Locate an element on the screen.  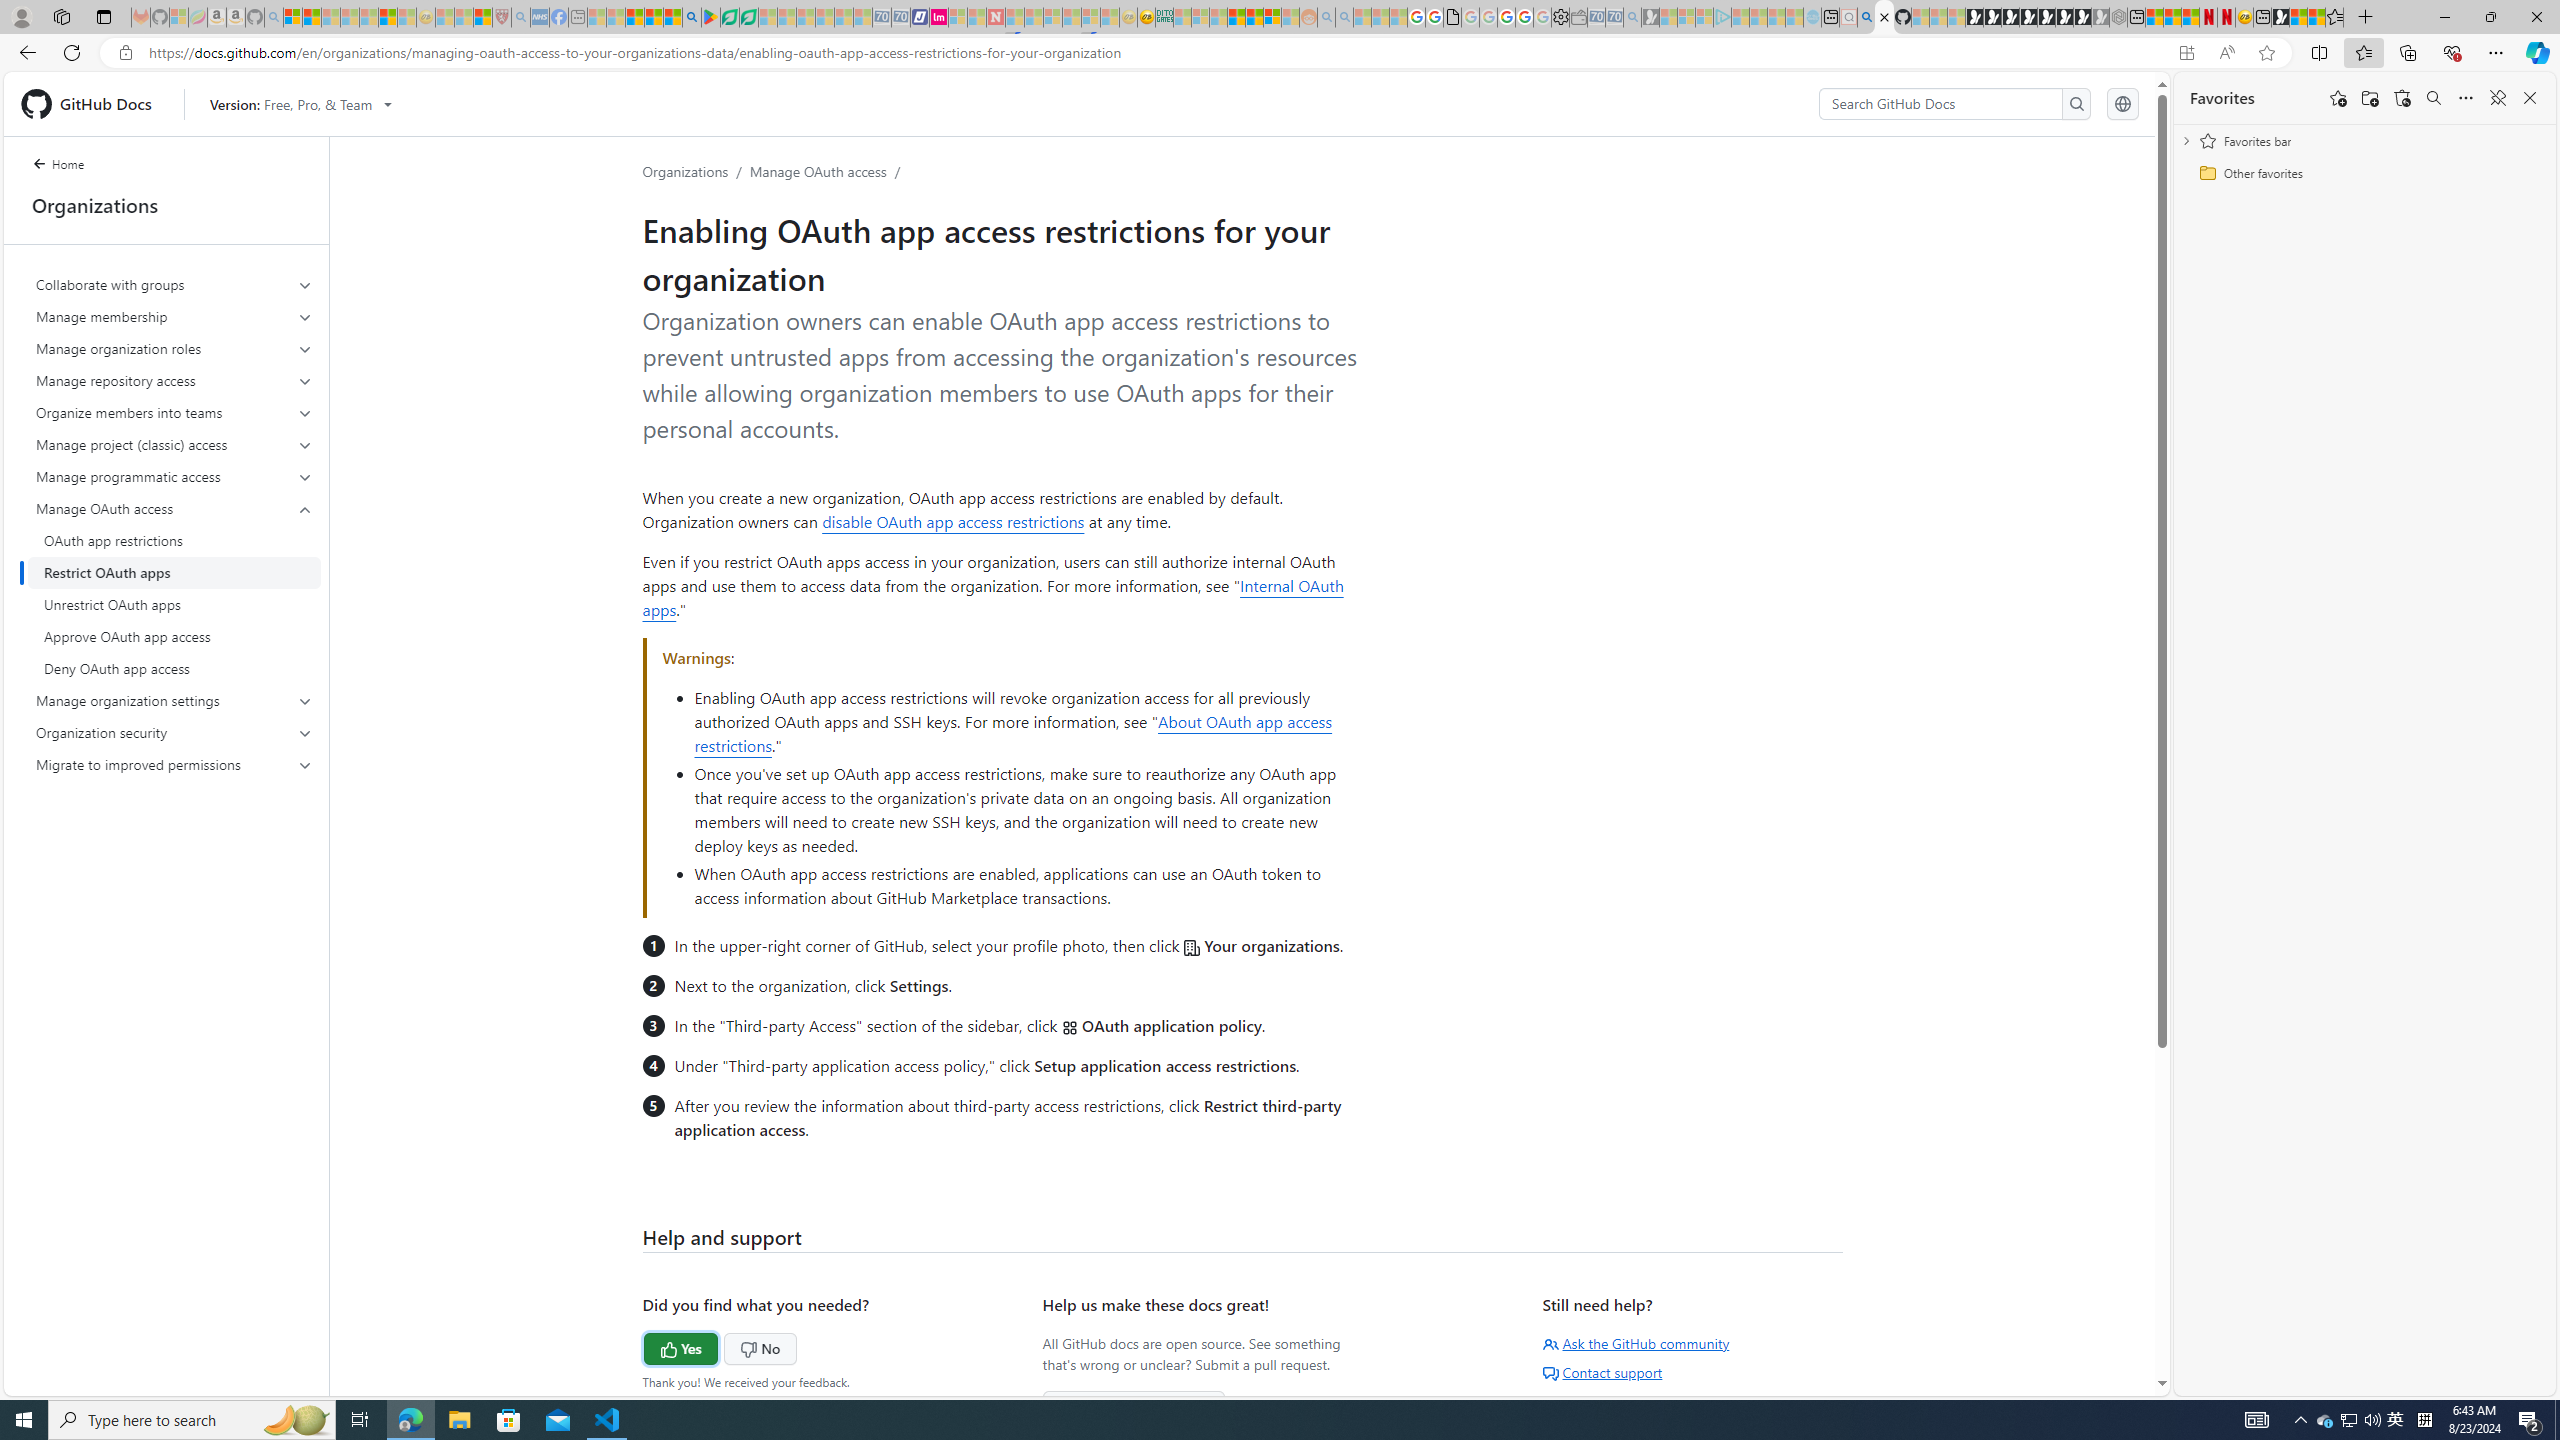
'Unpin favorites' is located at coordinates (2496, 96).